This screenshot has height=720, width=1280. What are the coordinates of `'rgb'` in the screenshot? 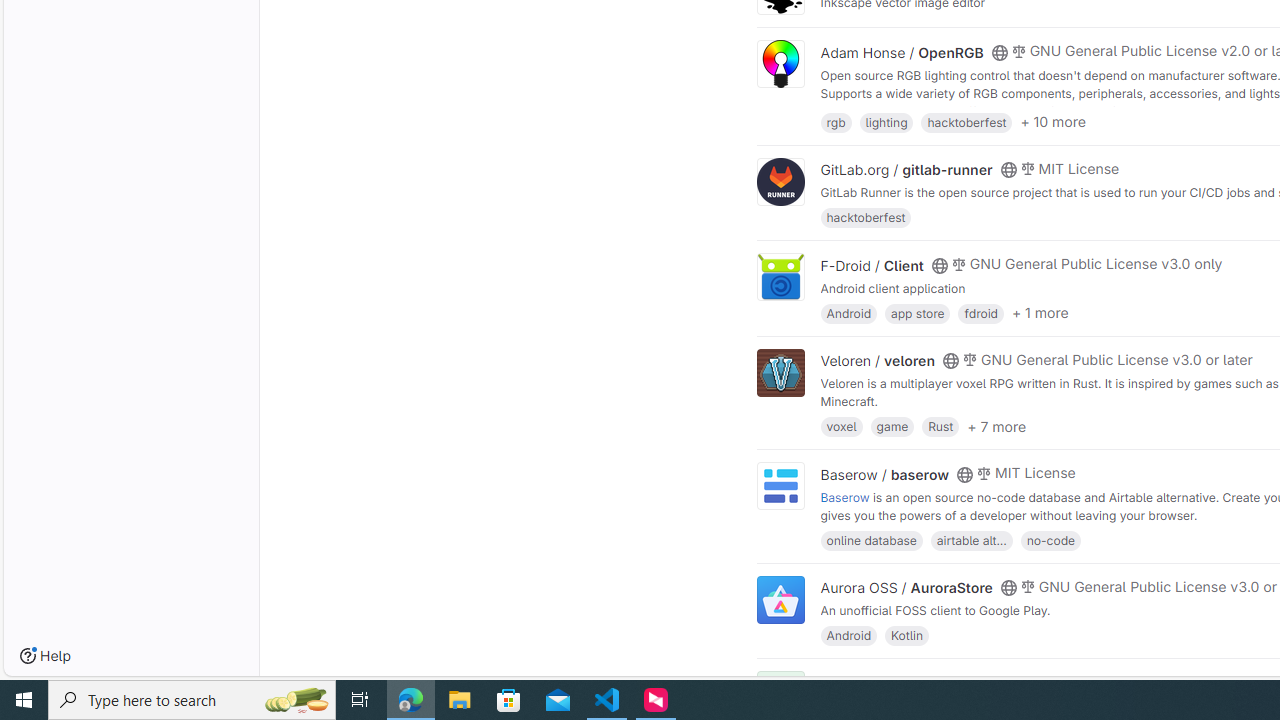 It's located at (836, 121).